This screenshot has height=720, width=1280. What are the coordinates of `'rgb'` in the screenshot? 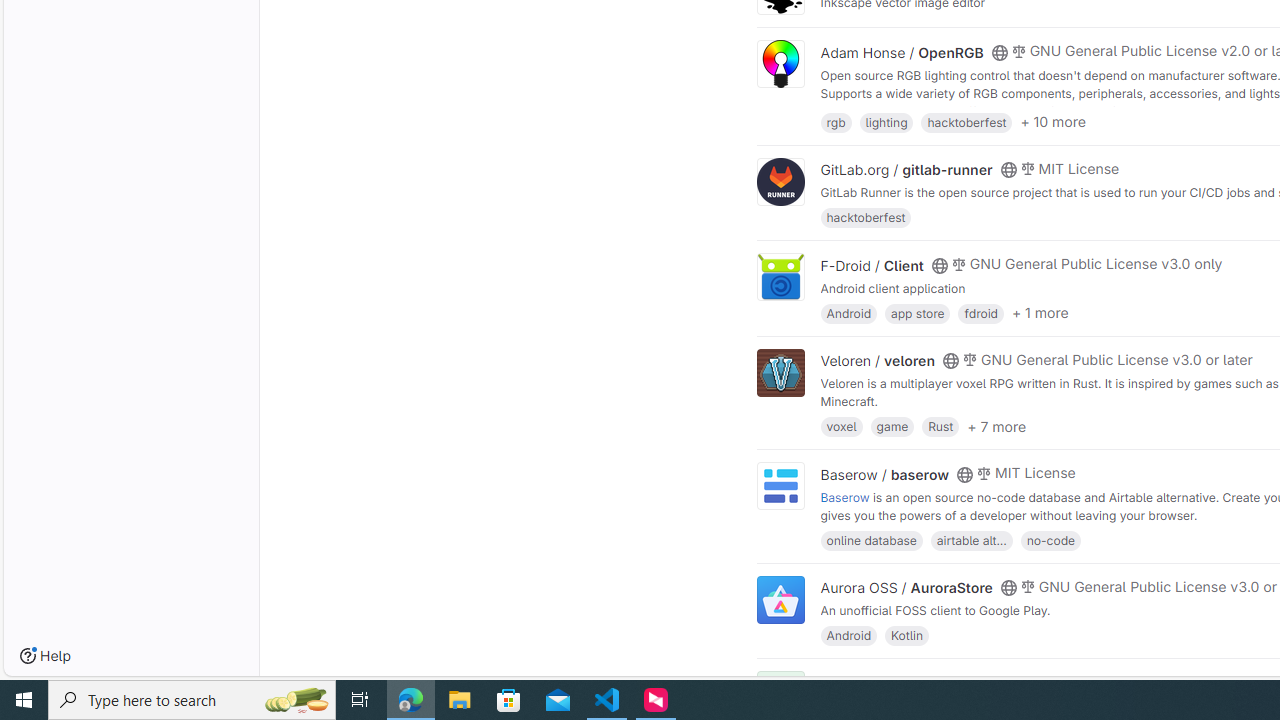 It's located at (836, 121).